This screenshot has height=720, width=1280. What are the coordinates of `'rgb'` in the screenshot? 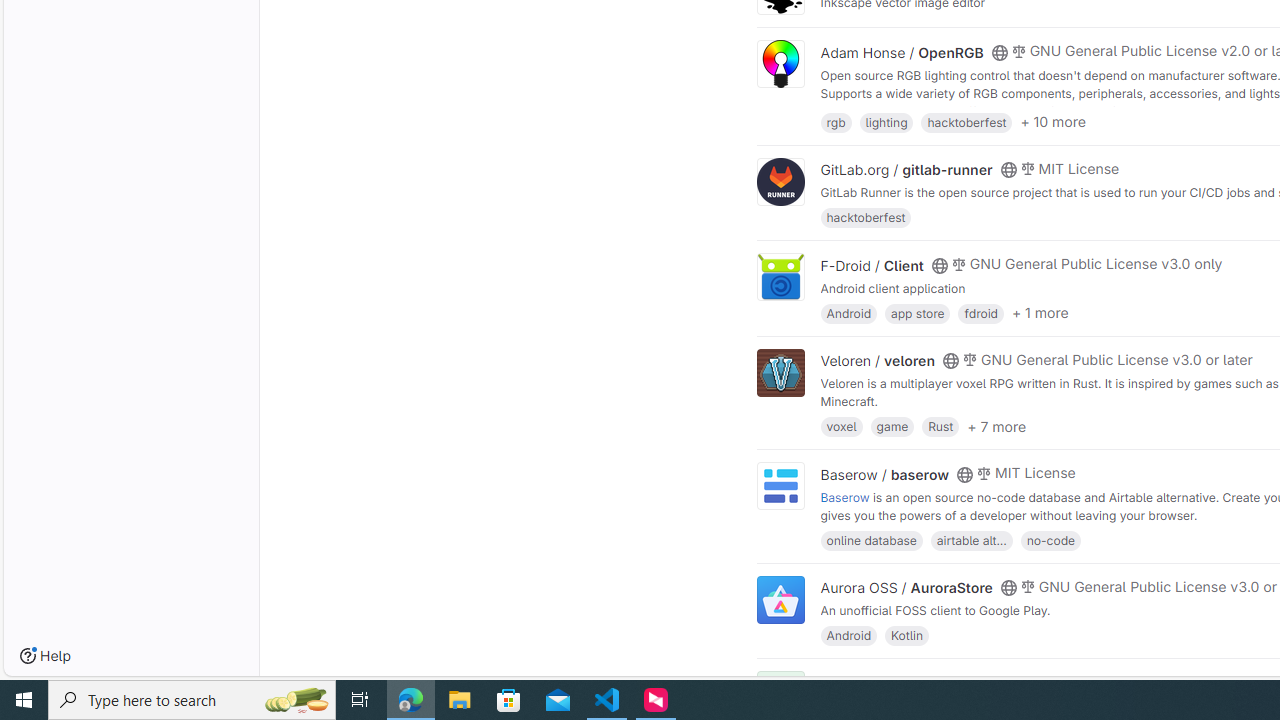 It's located at (836, 121).